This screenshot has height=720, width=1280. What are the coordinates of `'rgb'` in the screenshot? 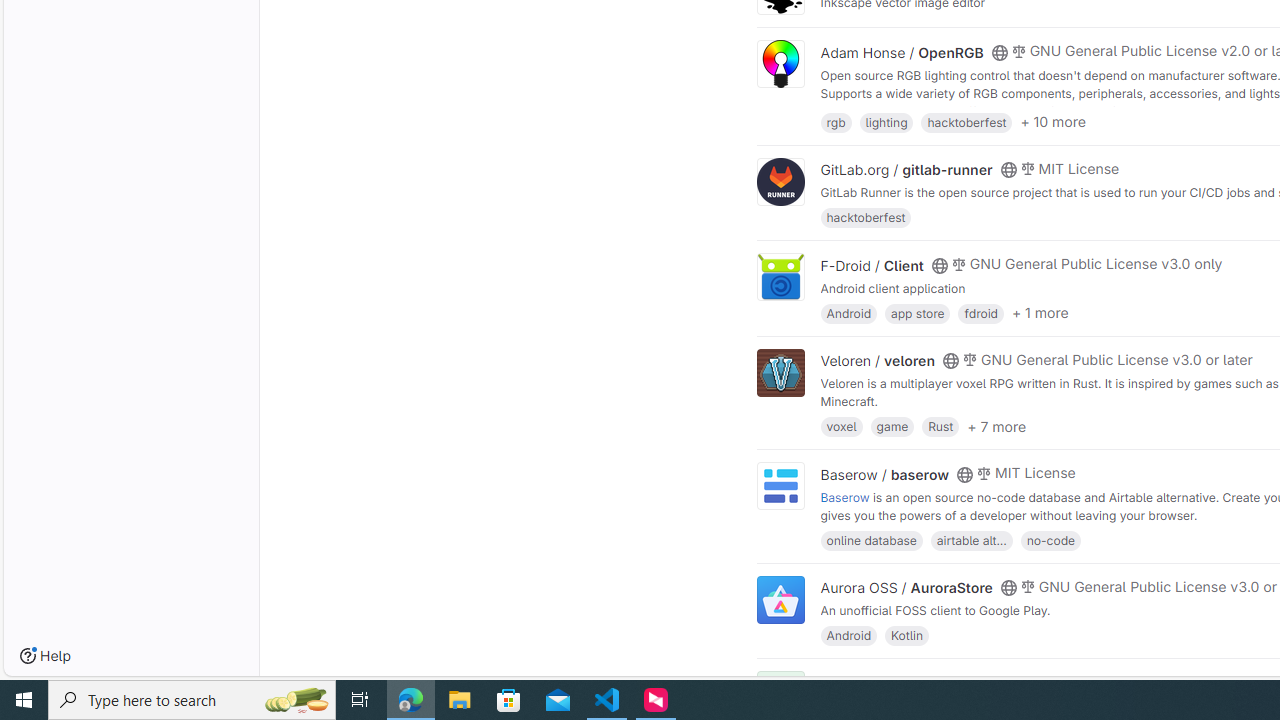 It's located at (836, 121).